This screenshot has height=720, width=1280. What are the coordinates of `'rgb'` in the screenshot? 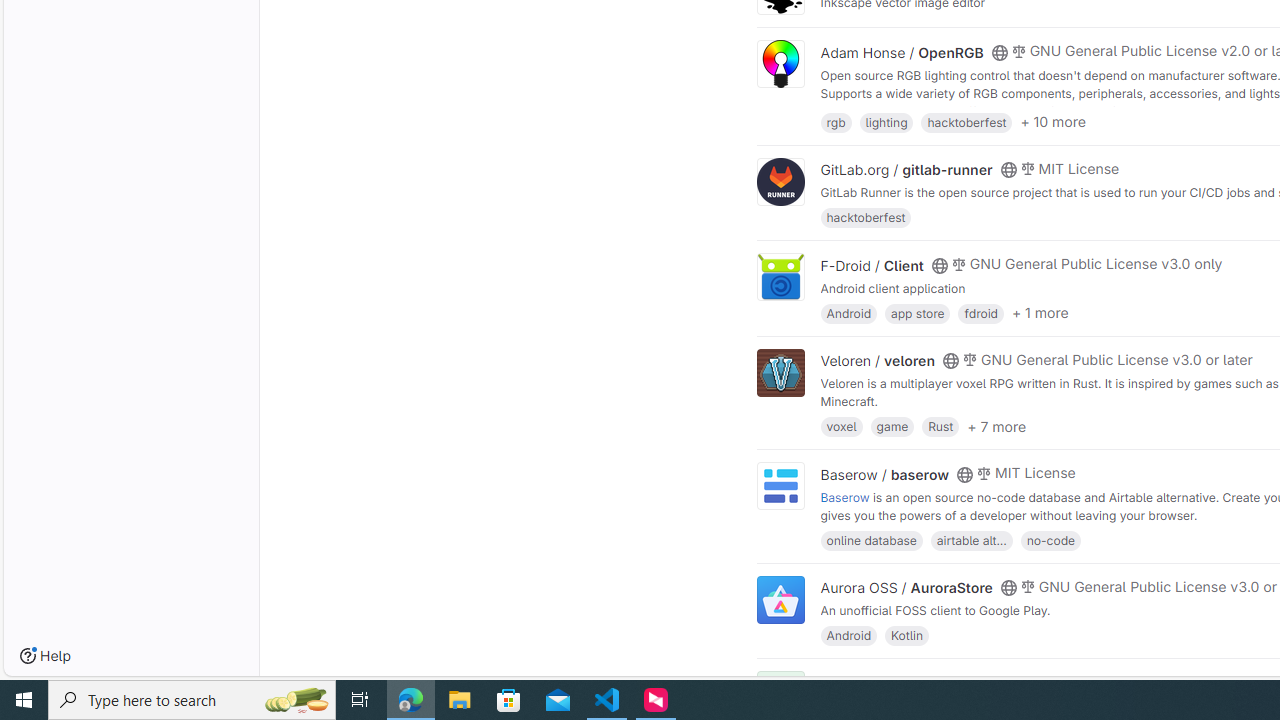 It's located at (836, 121).